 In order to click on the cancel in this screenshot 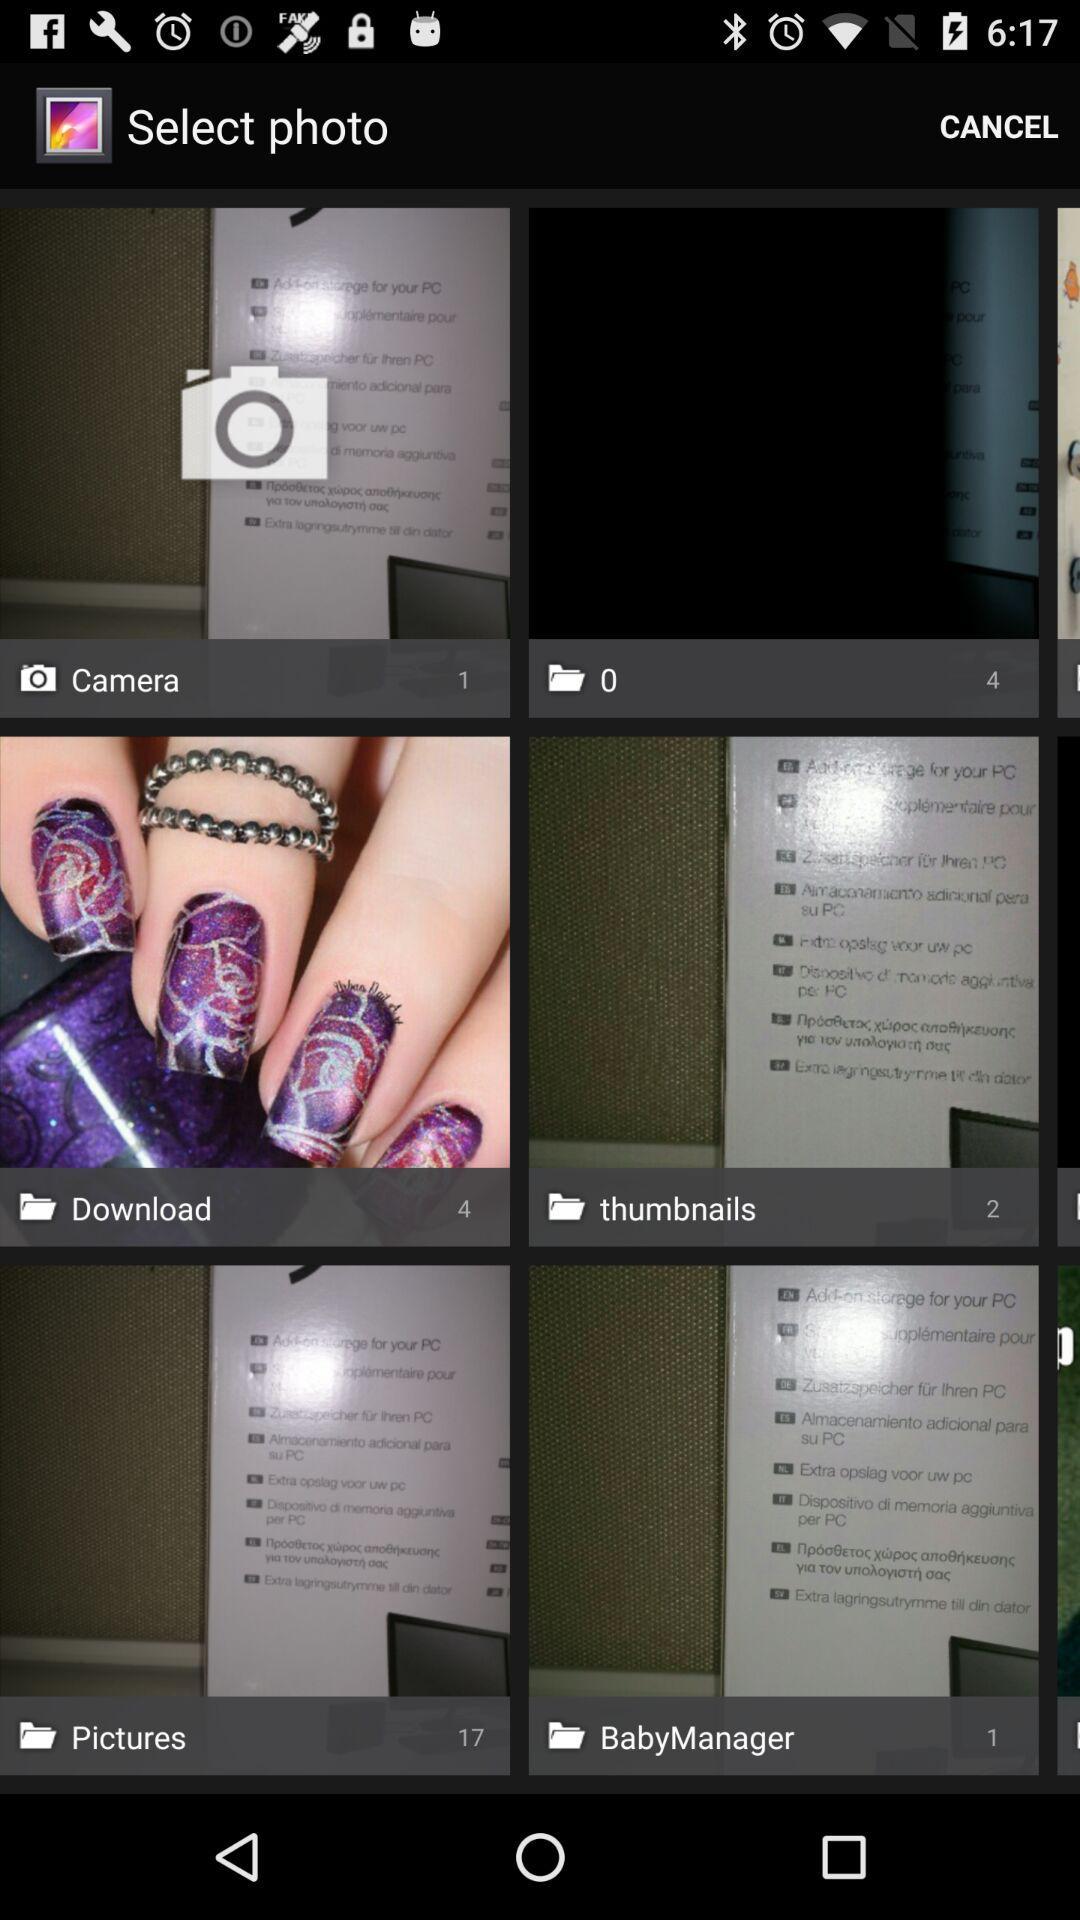, I will do `click(999, 124)`.